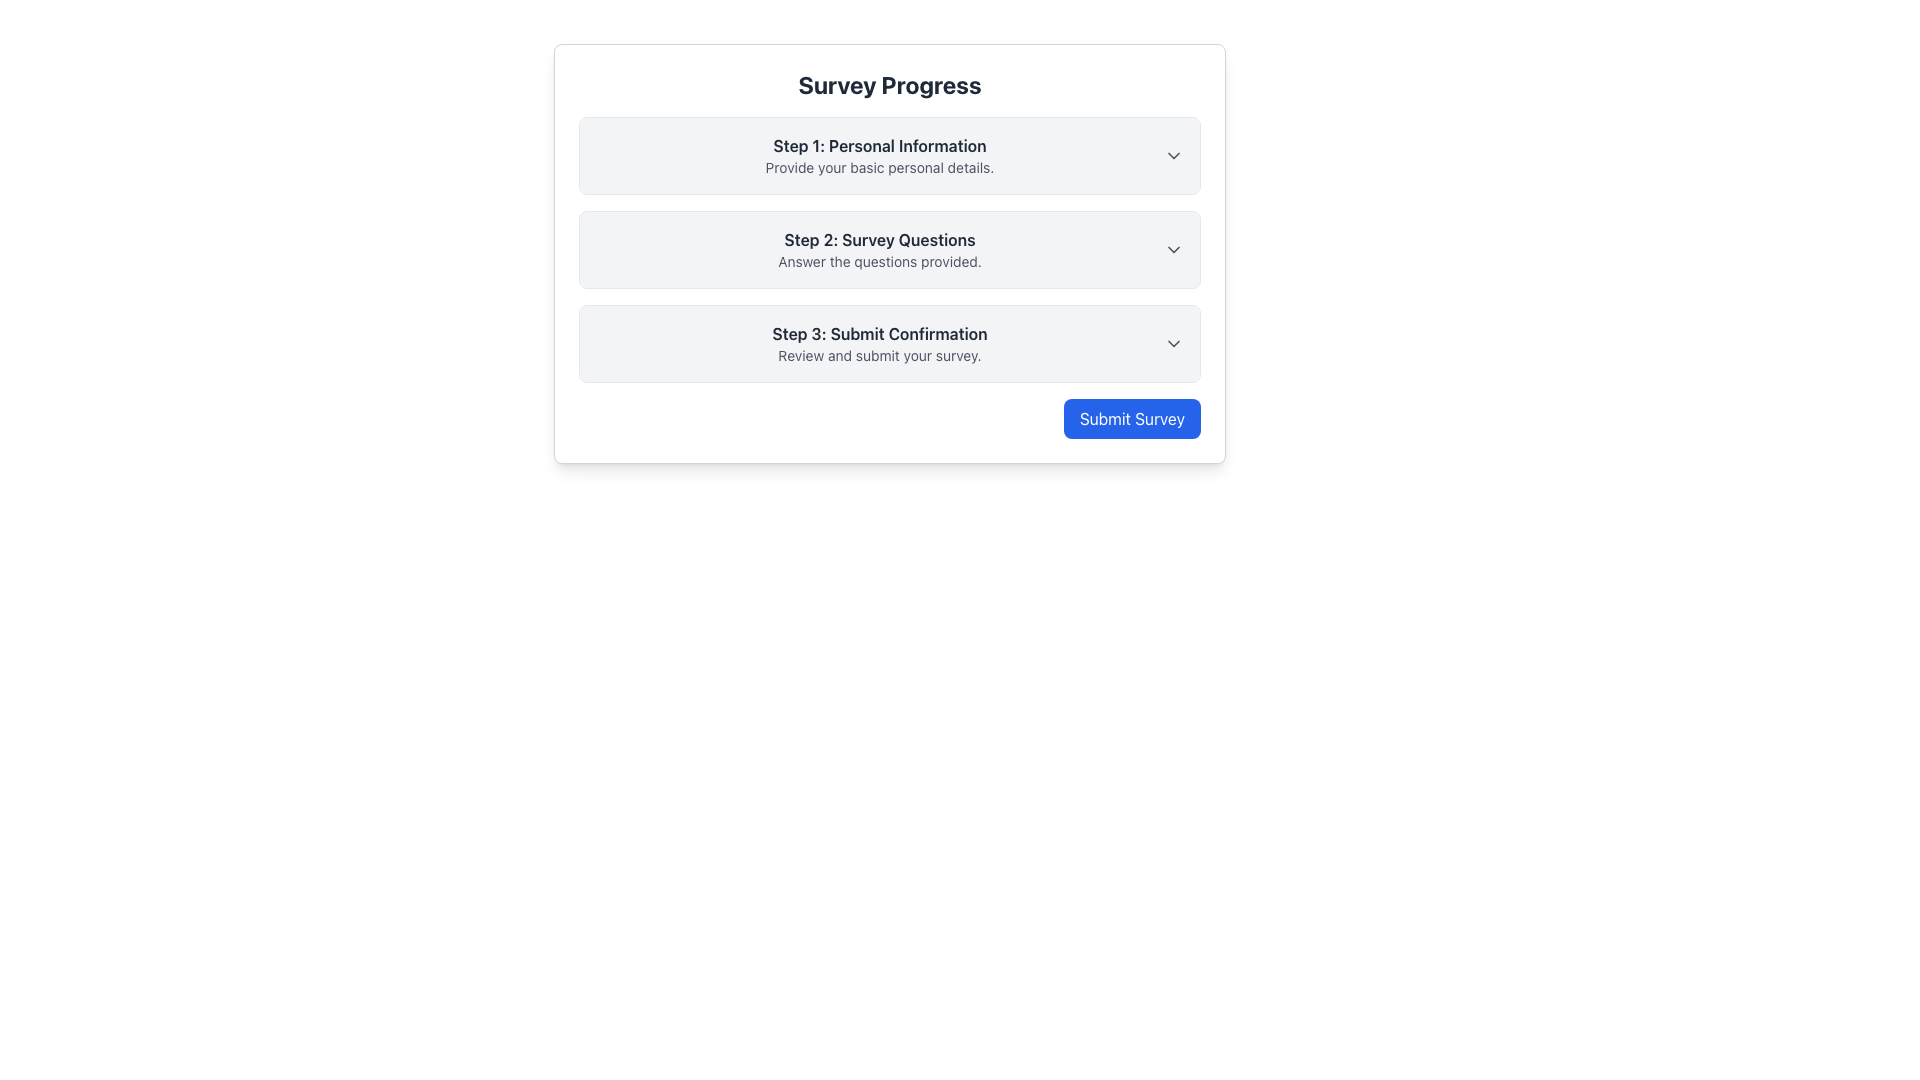  I want to click on the static text header element that displays 'Step 2: Survey Questions', styled in bold dark gray font against a white background, so click(879, 238).